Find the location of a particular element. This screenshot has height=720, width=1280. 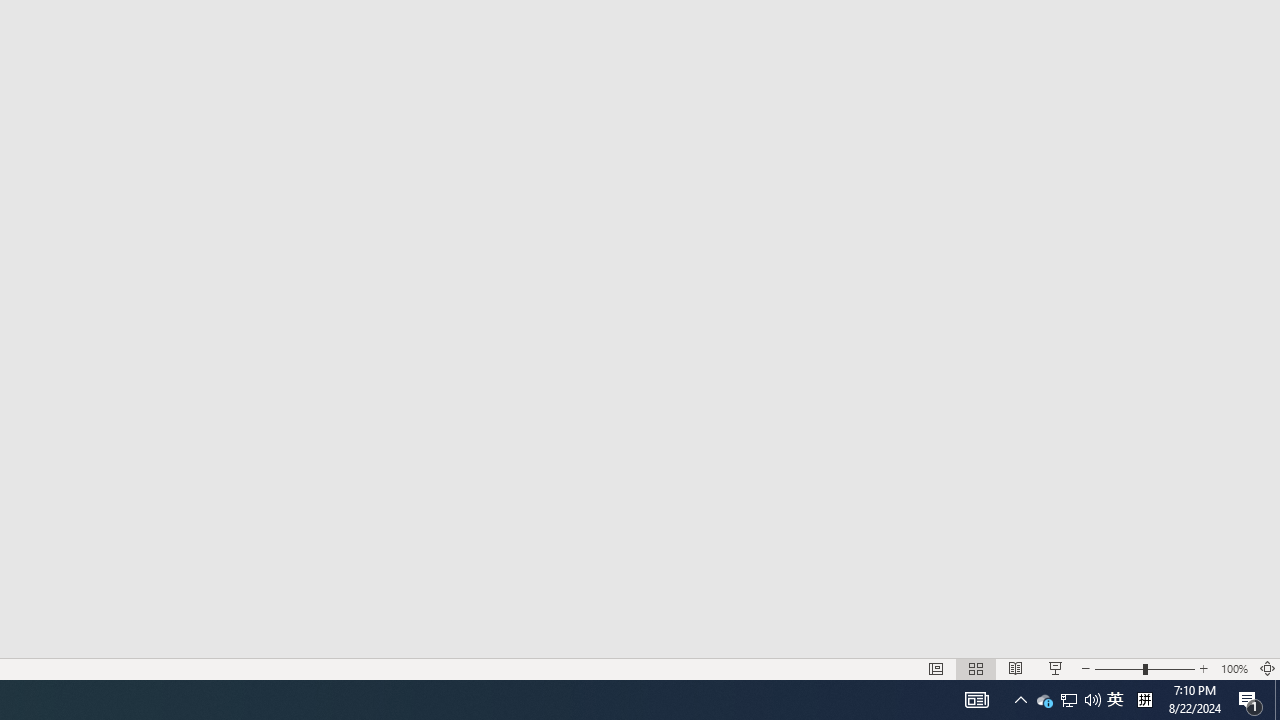

'Normal' is located at coordinates (935, 669).